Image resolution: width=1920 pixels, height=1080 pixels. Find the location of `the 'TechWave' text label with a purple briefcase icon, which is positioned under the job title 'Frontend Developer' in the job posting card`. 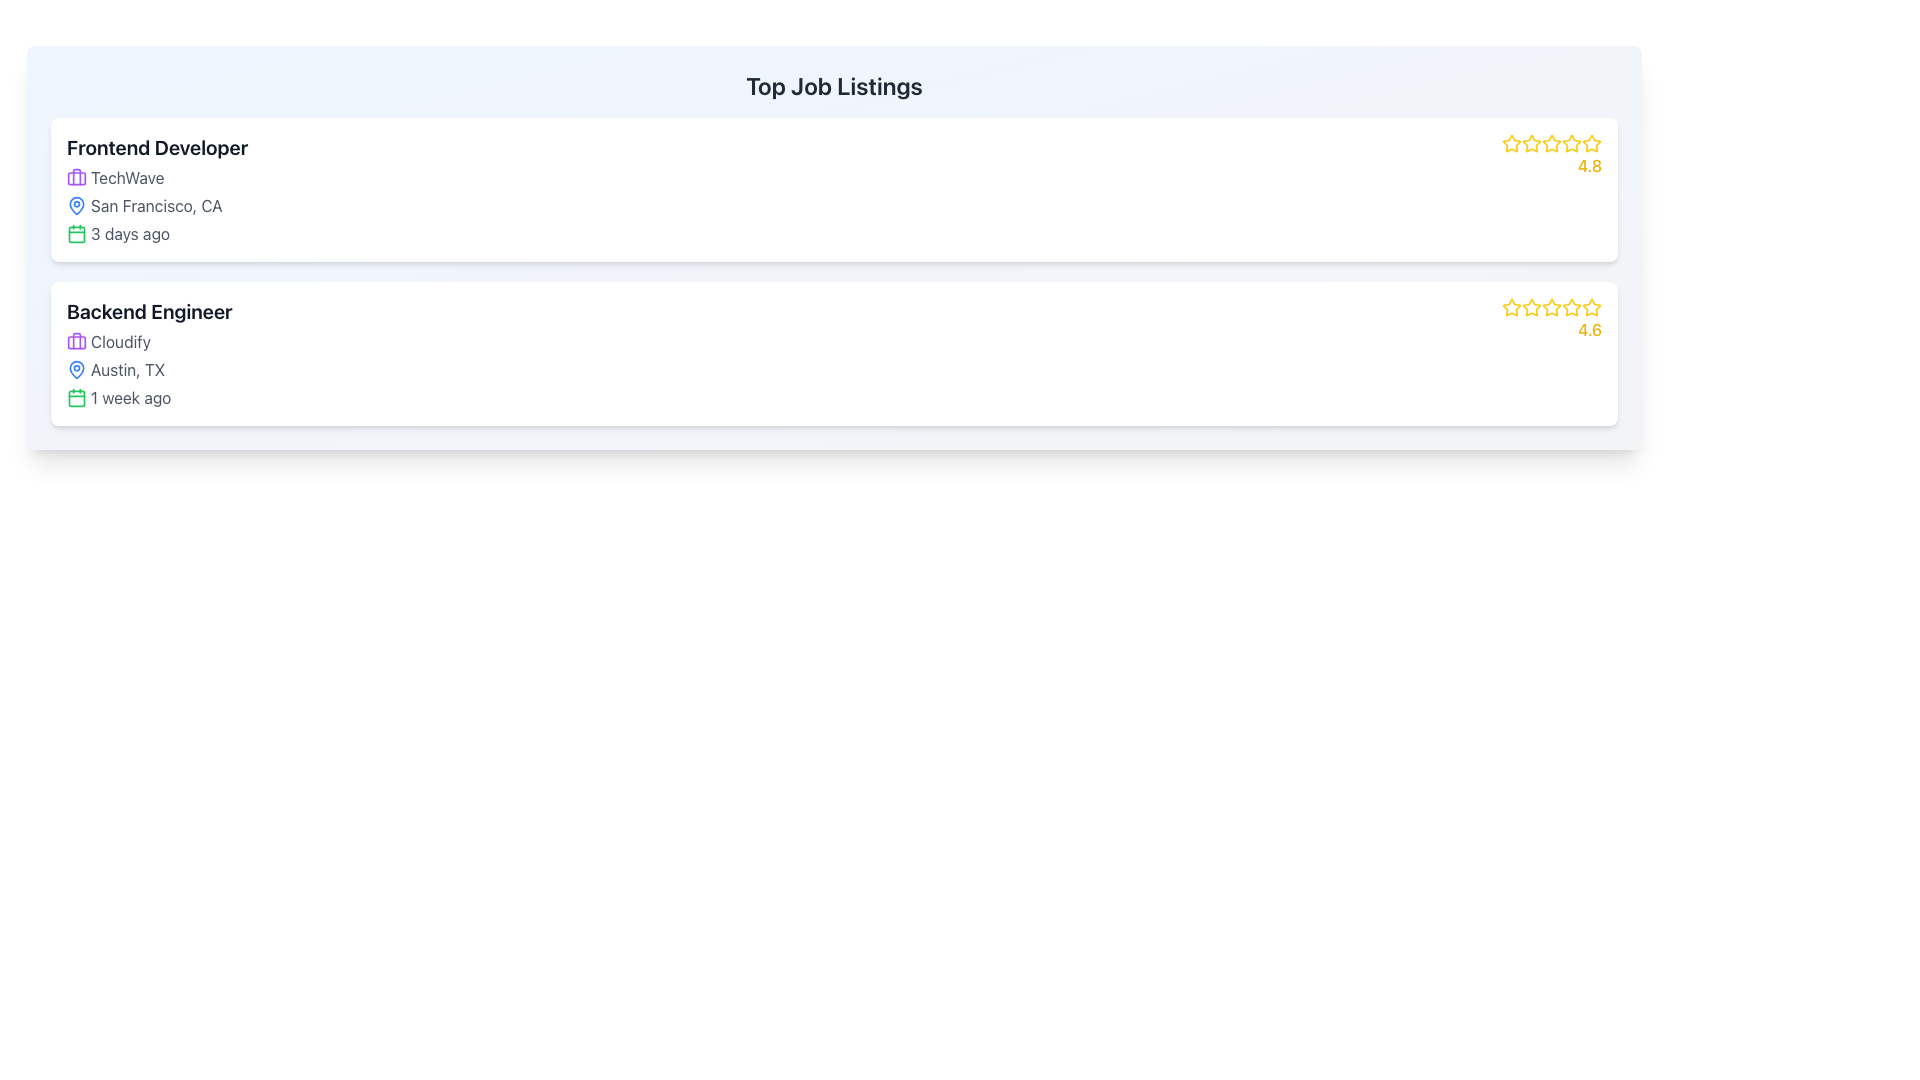

the 'TechWave' text label with a purple briefcase icon, which is positioned under the job title 'Frontend Developer' in the job posting card is located at coordinates (156, 176).